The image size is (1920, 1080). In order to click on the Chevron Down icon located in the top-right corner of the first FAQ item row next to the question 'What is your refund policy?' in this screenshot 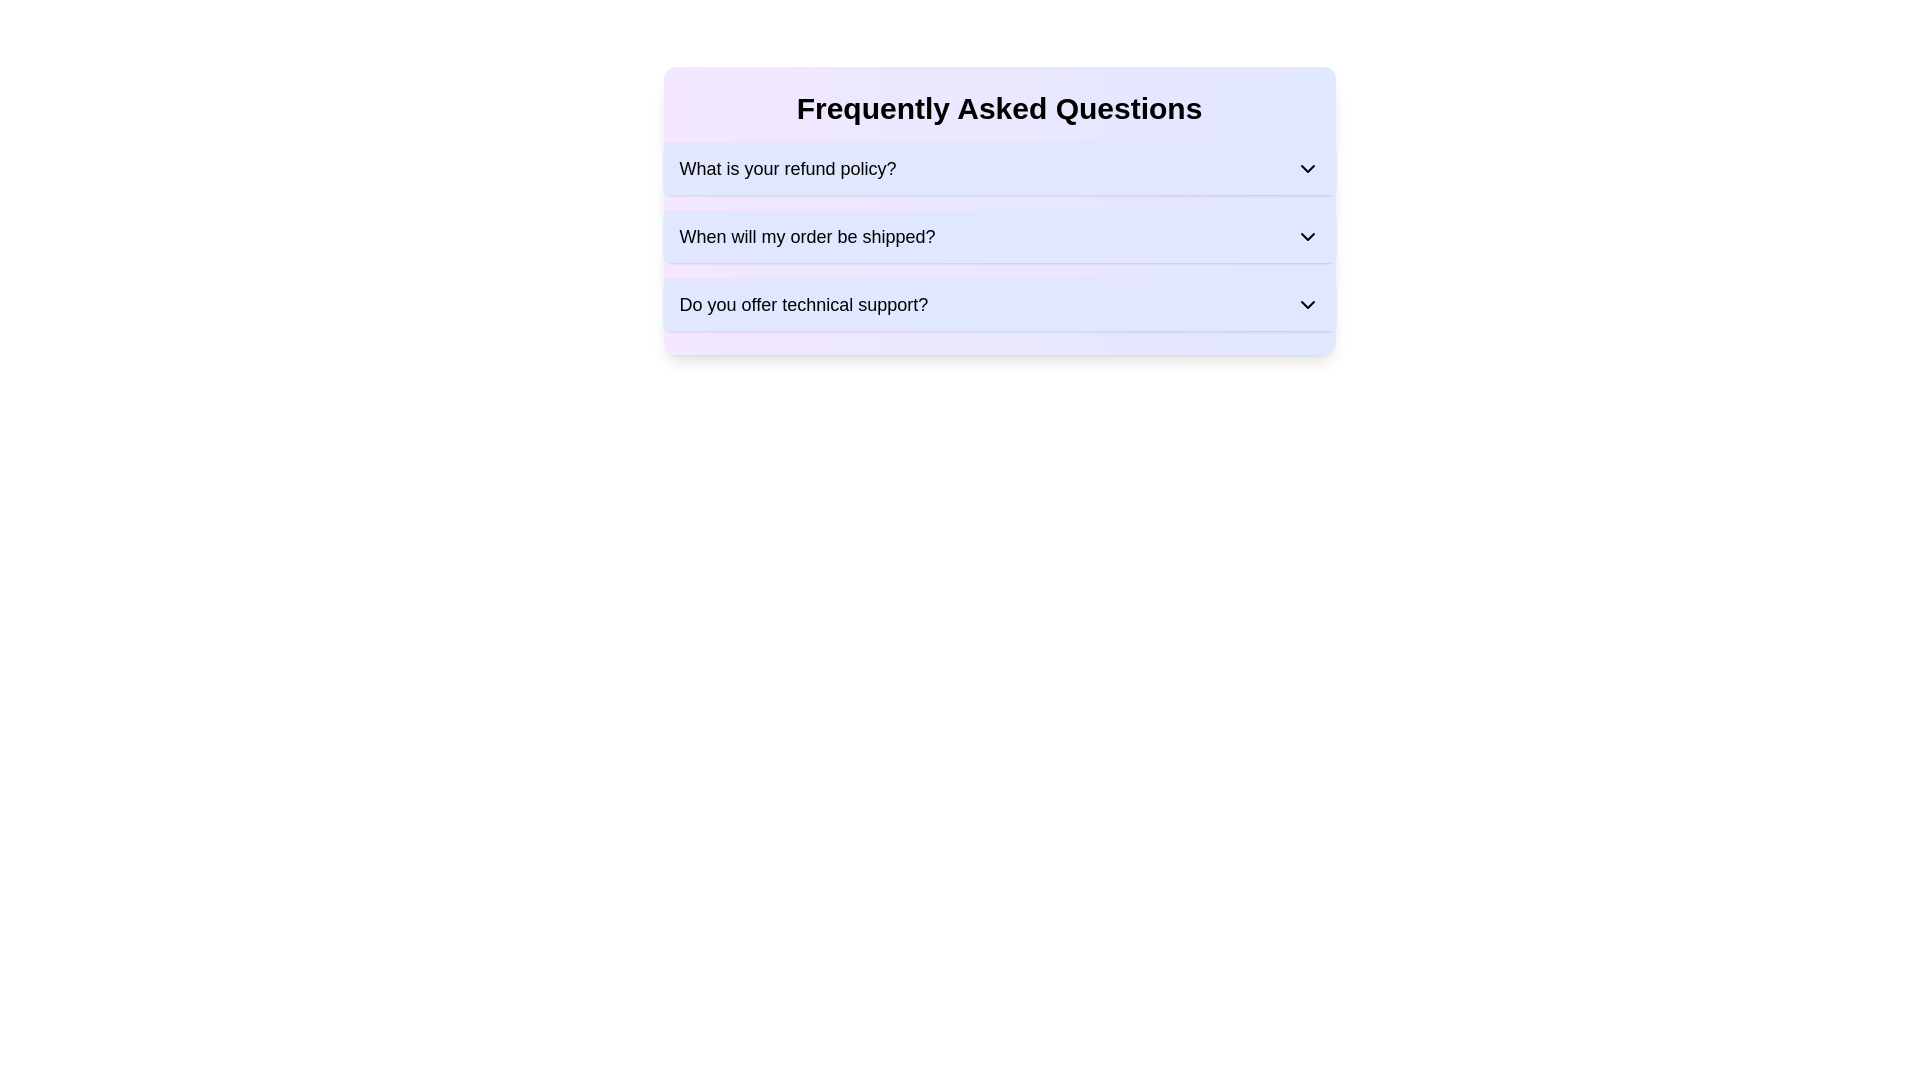, I will do `click(1307, 168)`.